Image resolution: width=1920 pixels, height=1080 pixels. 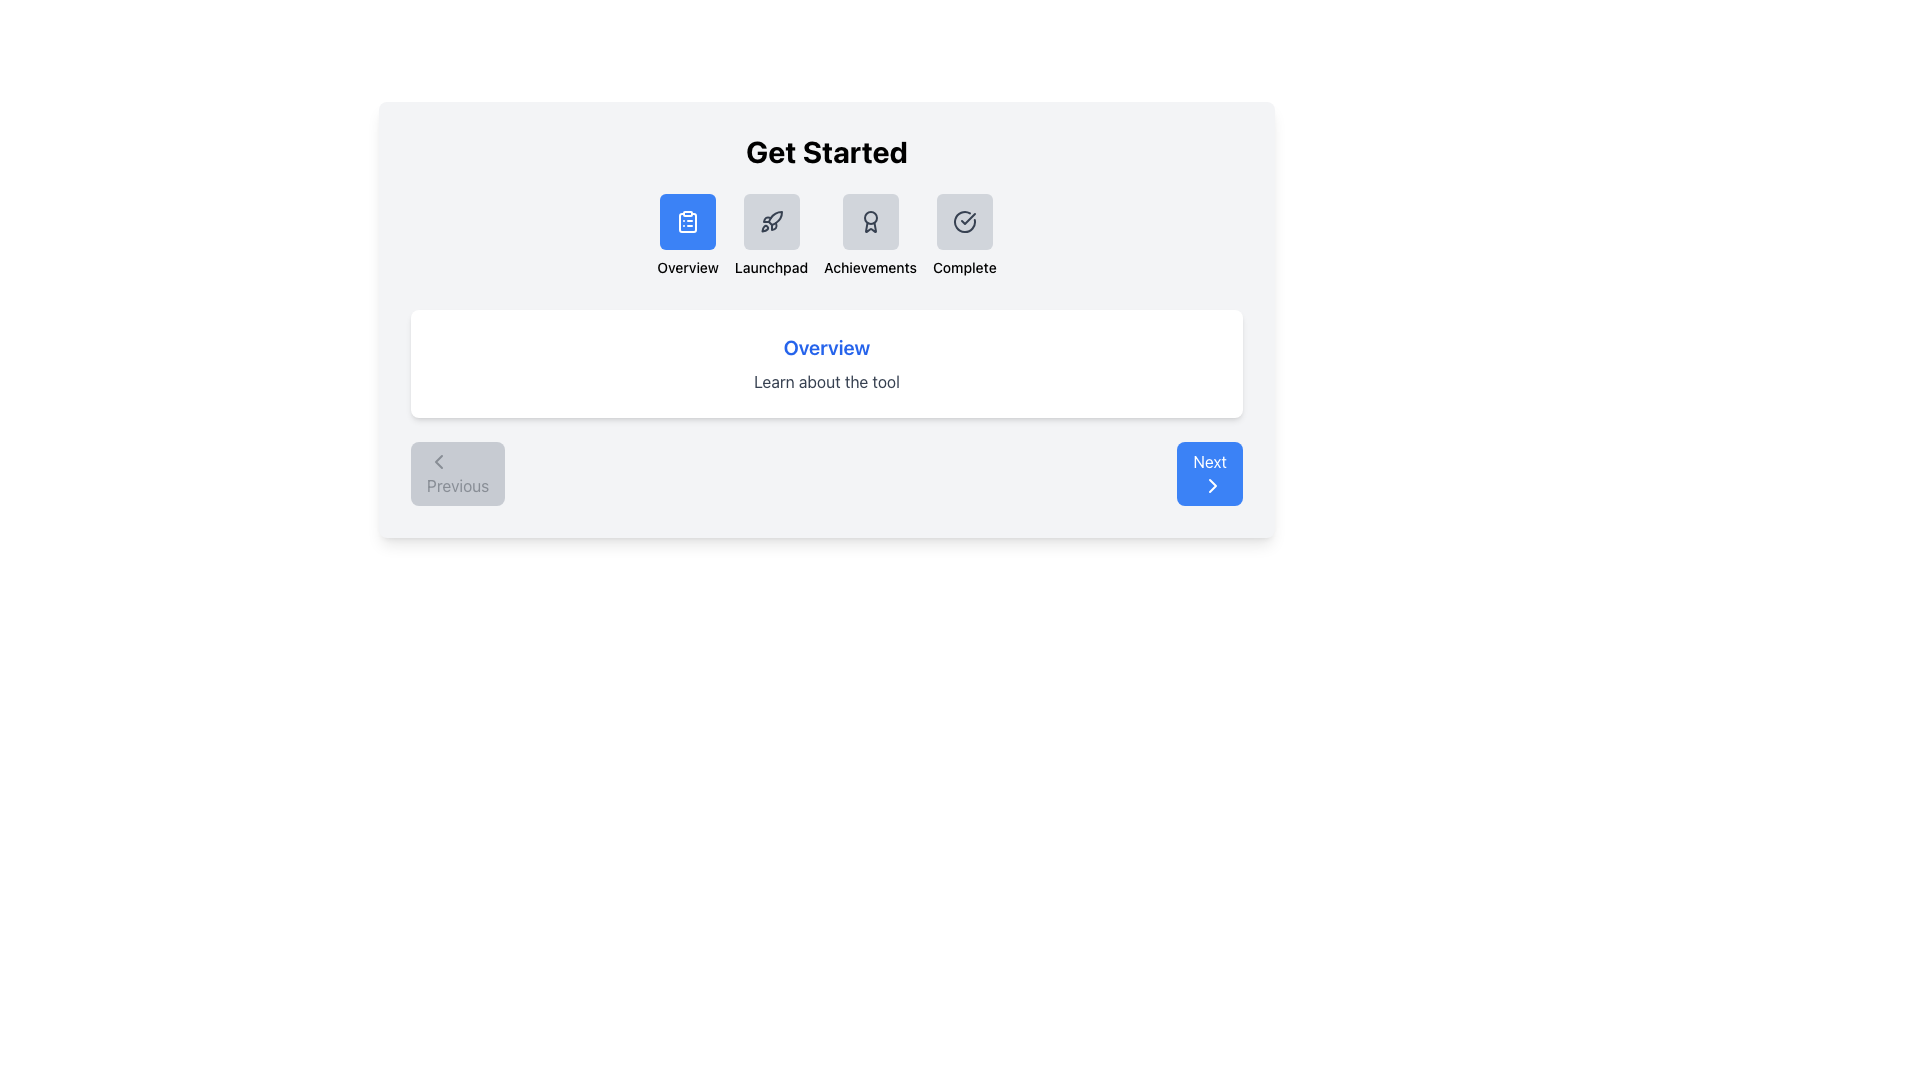 I want to click on the right-pointing chevron icon within the 'Next' button located at the bottom-right corner of the interface, so click(x=1212, y=486).